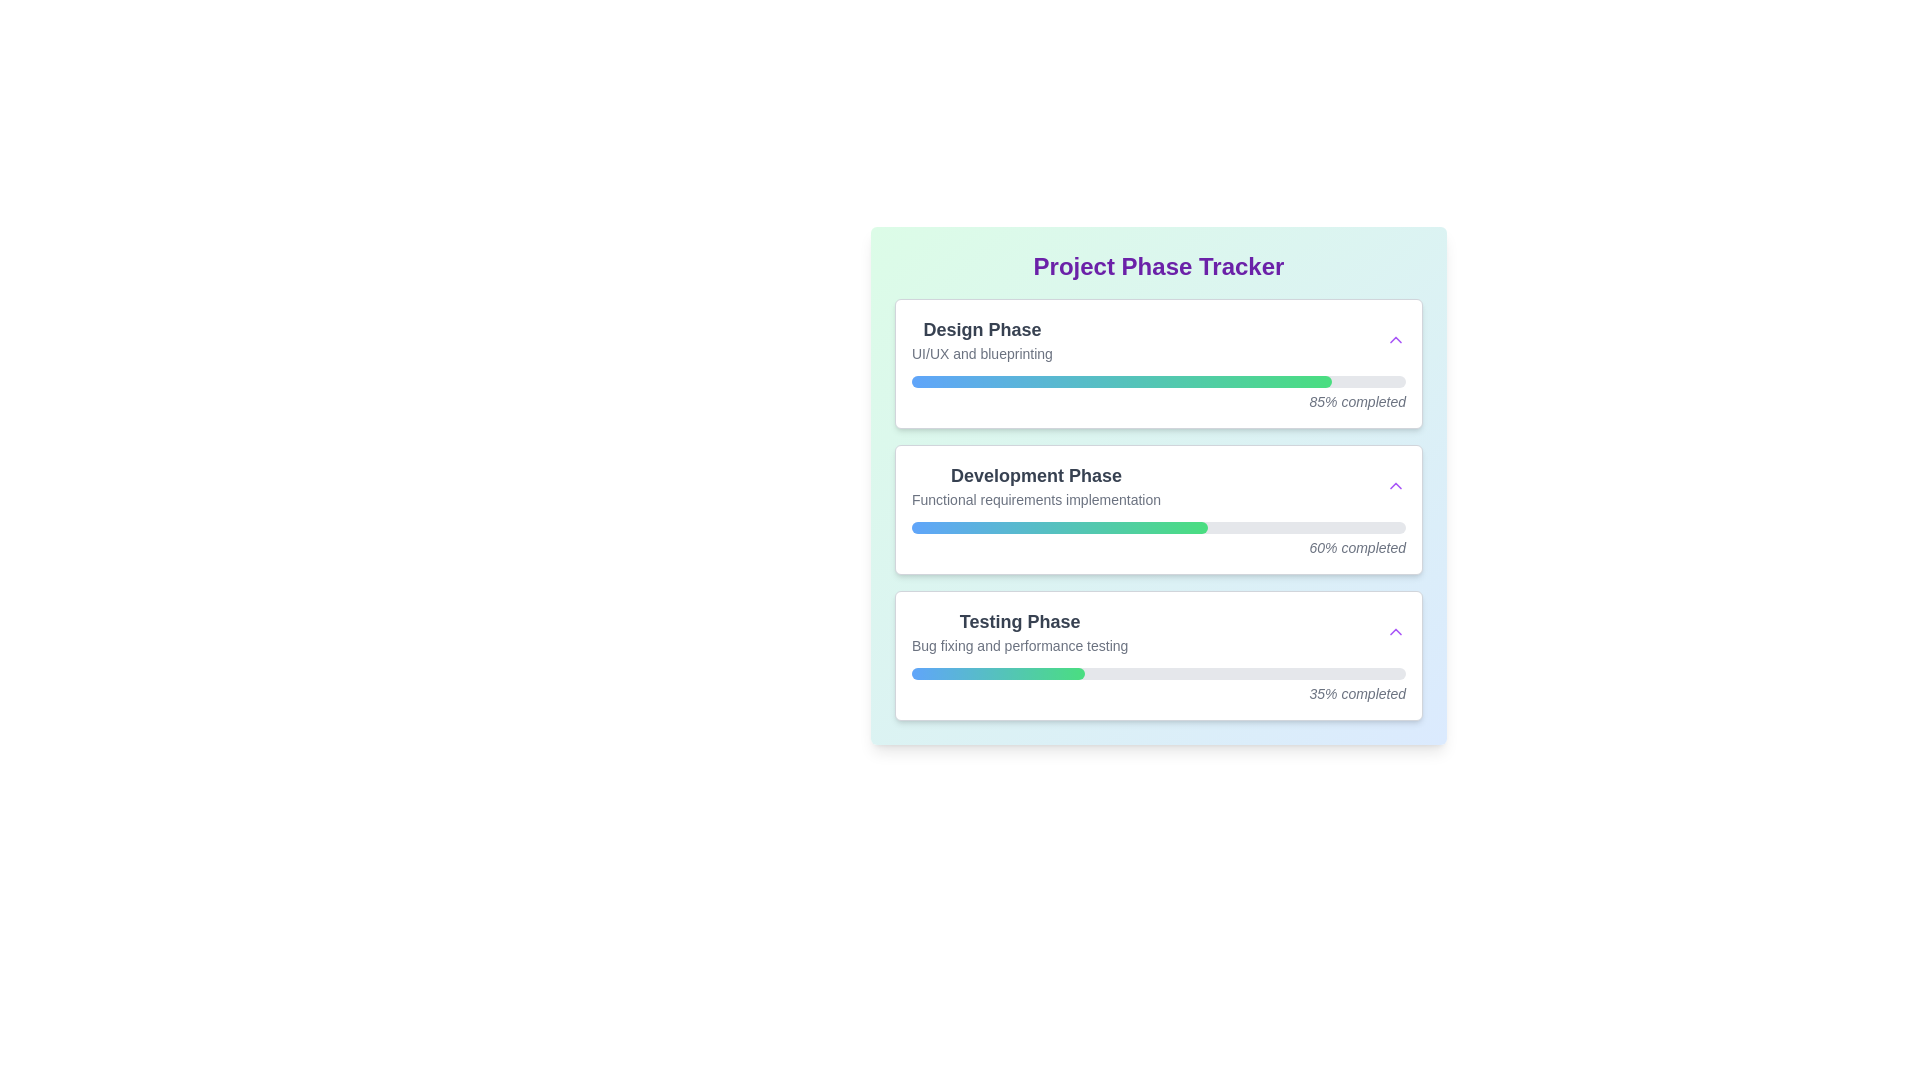  What do you see at coordinates (1395, 486) in the screenshot?
I see `the upward-pointing chevron icon button styled in purple, located on the far right of the 'Development Phase' card to change its color` at bounding box center [1395, 486].